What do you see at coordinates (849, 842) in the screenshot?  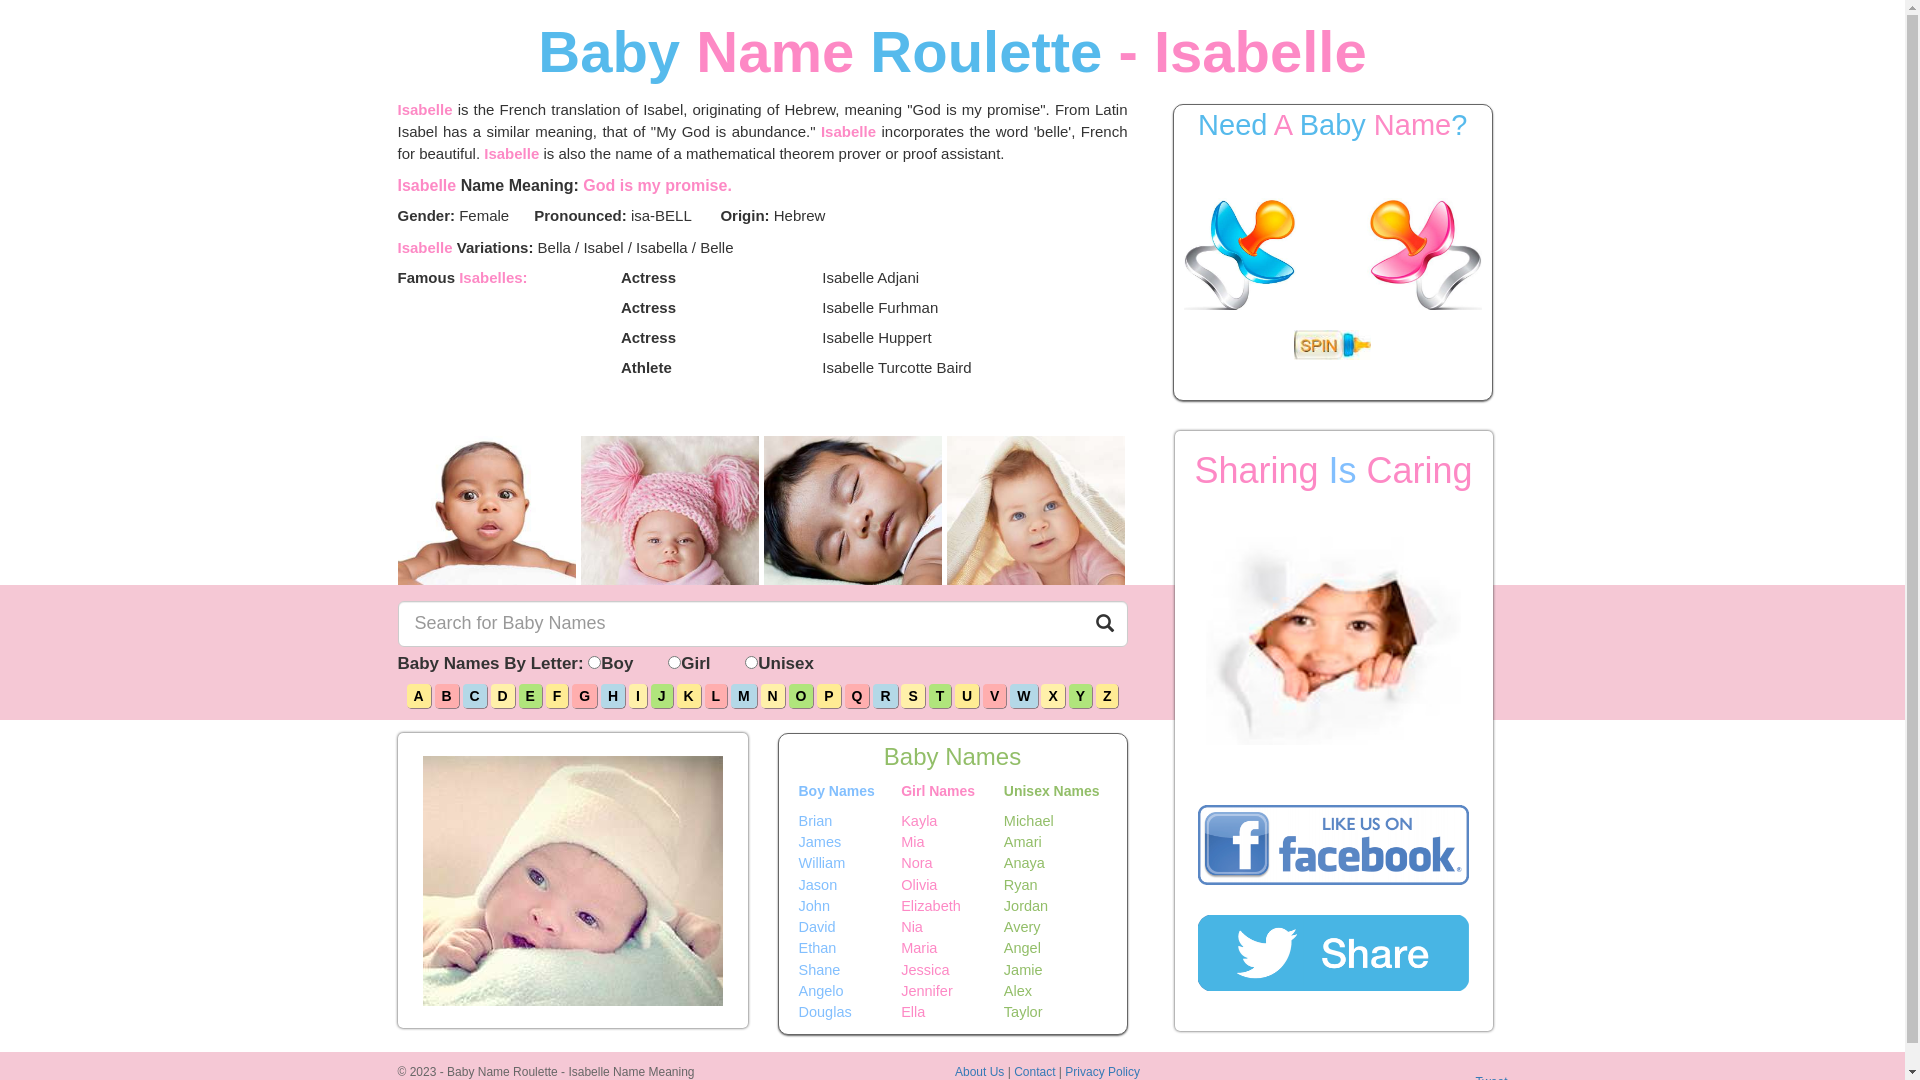 I see `'James'` at bounding box center [849, 842].